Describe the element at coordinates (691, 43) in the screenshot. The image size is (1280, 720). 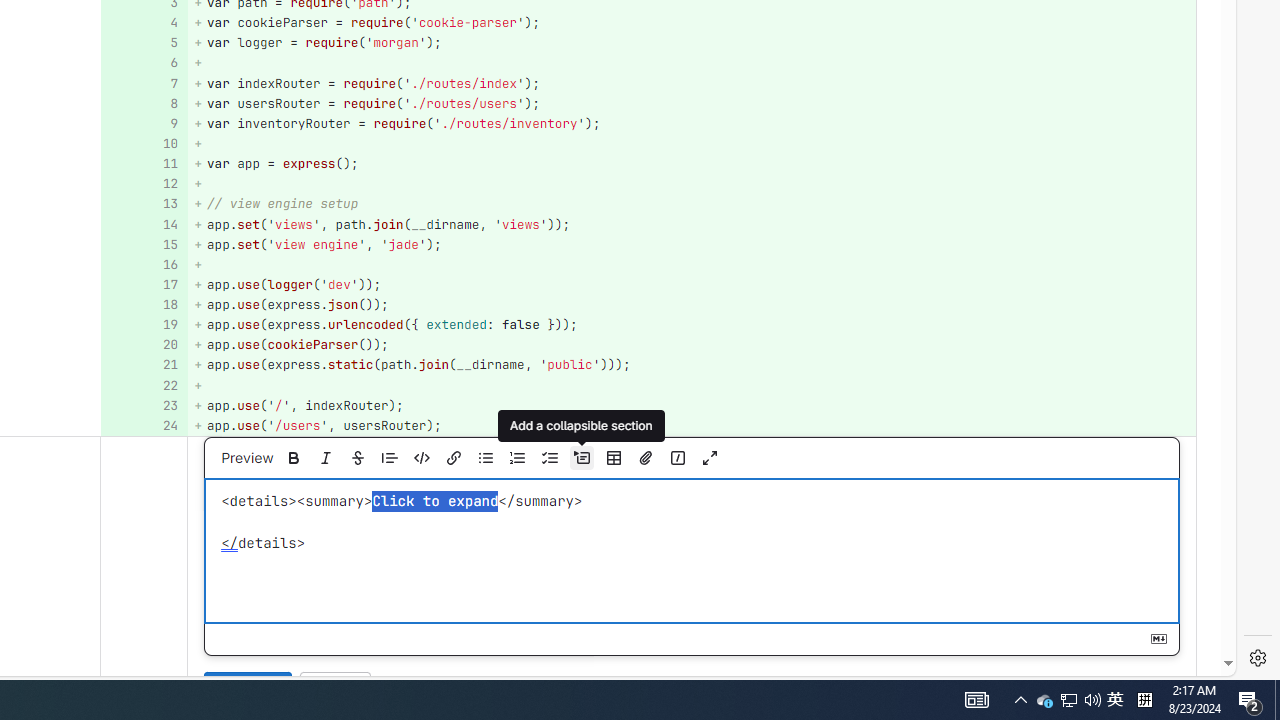
I see `'+ var logger = require('` at that location.